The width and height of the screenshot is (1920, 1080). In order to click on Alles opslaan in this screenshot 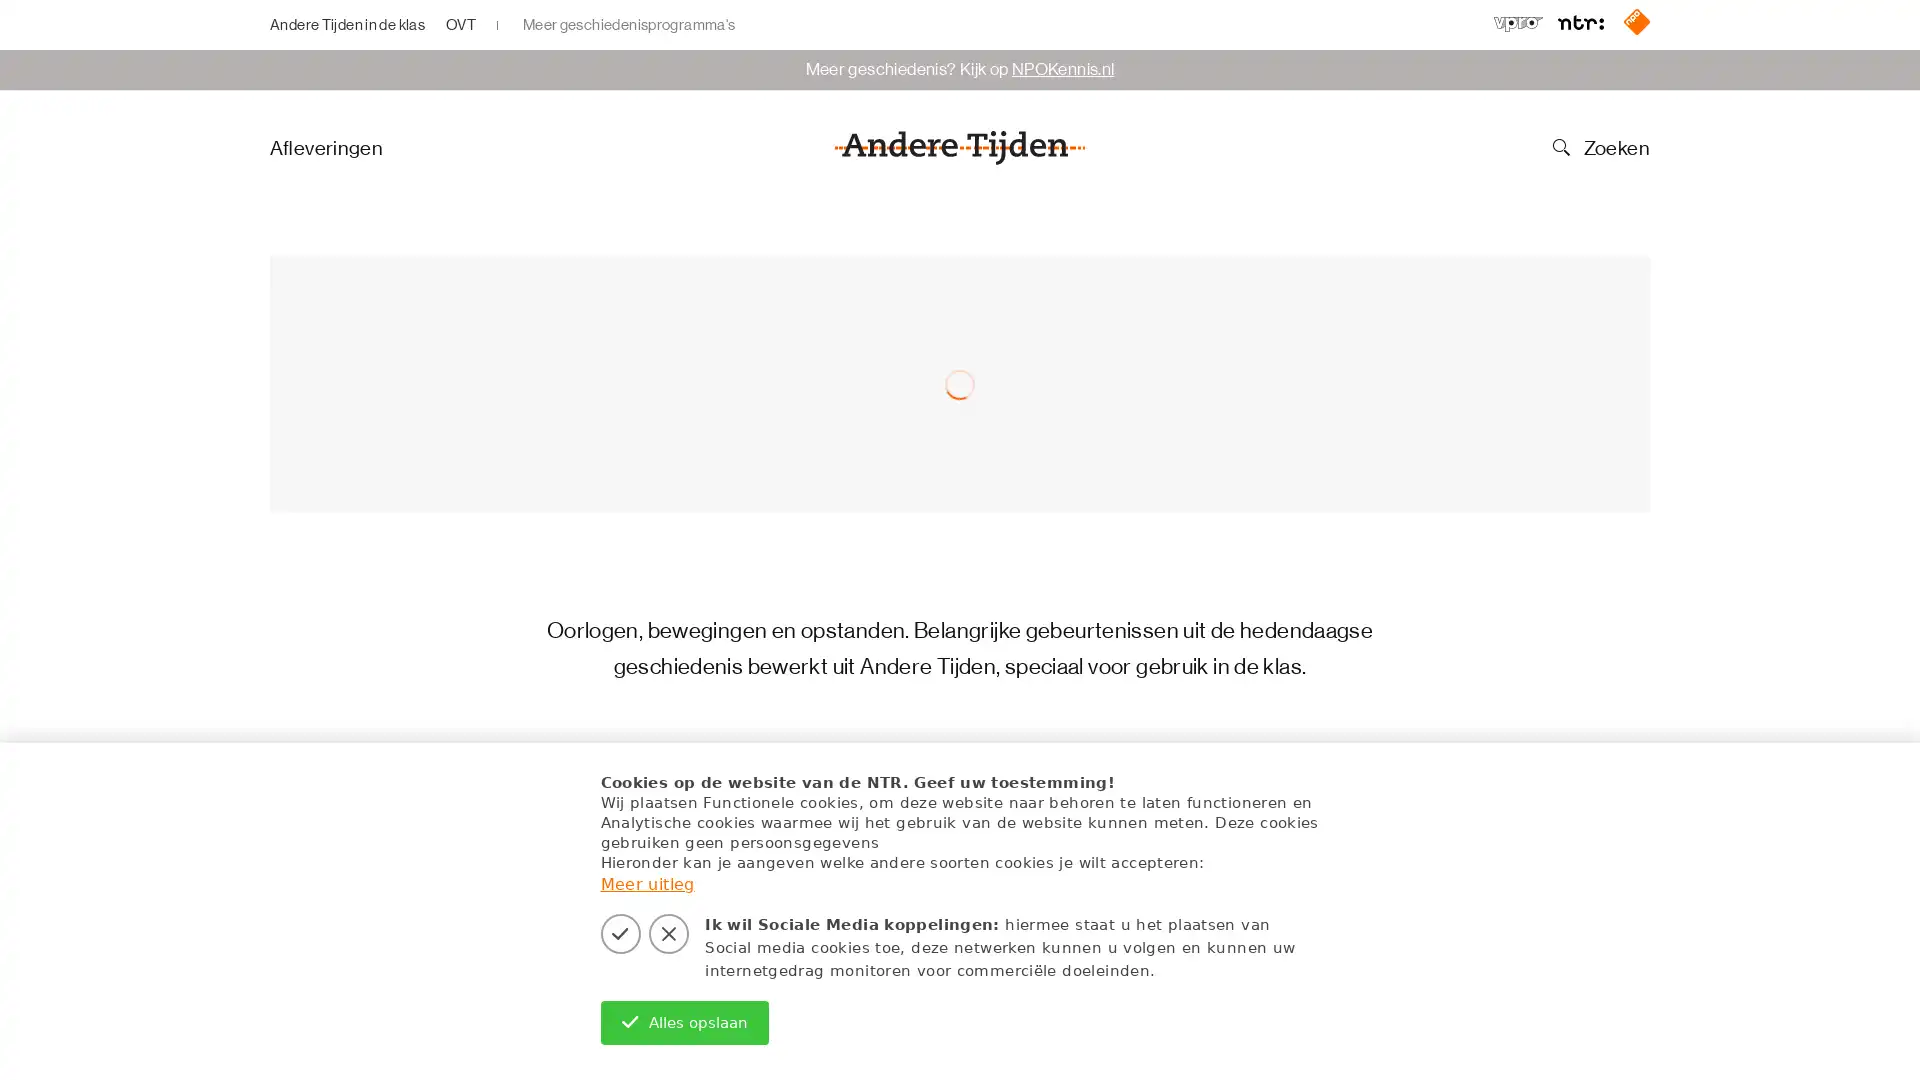, I will do `click(684, 1022)`.